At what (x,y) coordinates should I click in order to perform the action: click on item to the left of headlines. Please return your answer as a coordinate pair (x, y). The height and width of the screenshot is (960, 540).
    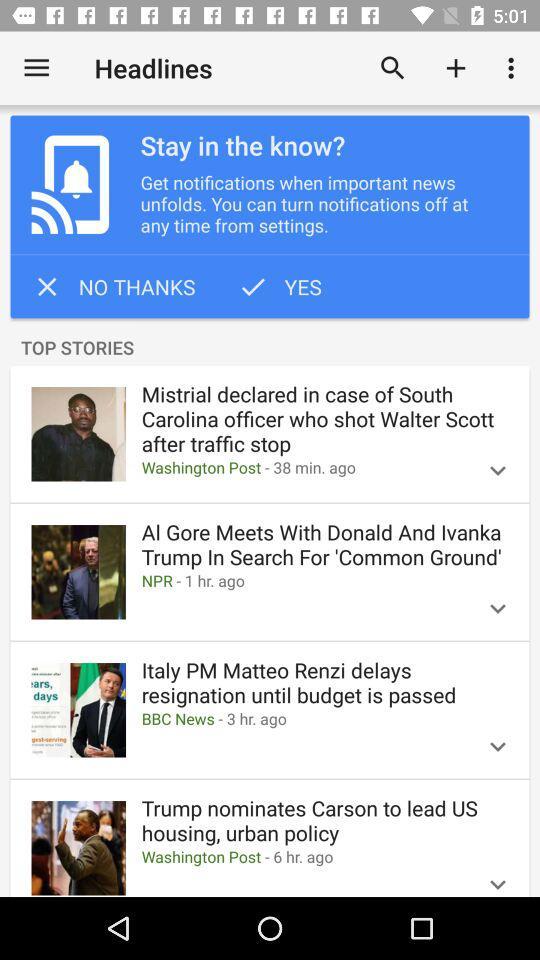
    Looking at the image, I should click on (36, 68).